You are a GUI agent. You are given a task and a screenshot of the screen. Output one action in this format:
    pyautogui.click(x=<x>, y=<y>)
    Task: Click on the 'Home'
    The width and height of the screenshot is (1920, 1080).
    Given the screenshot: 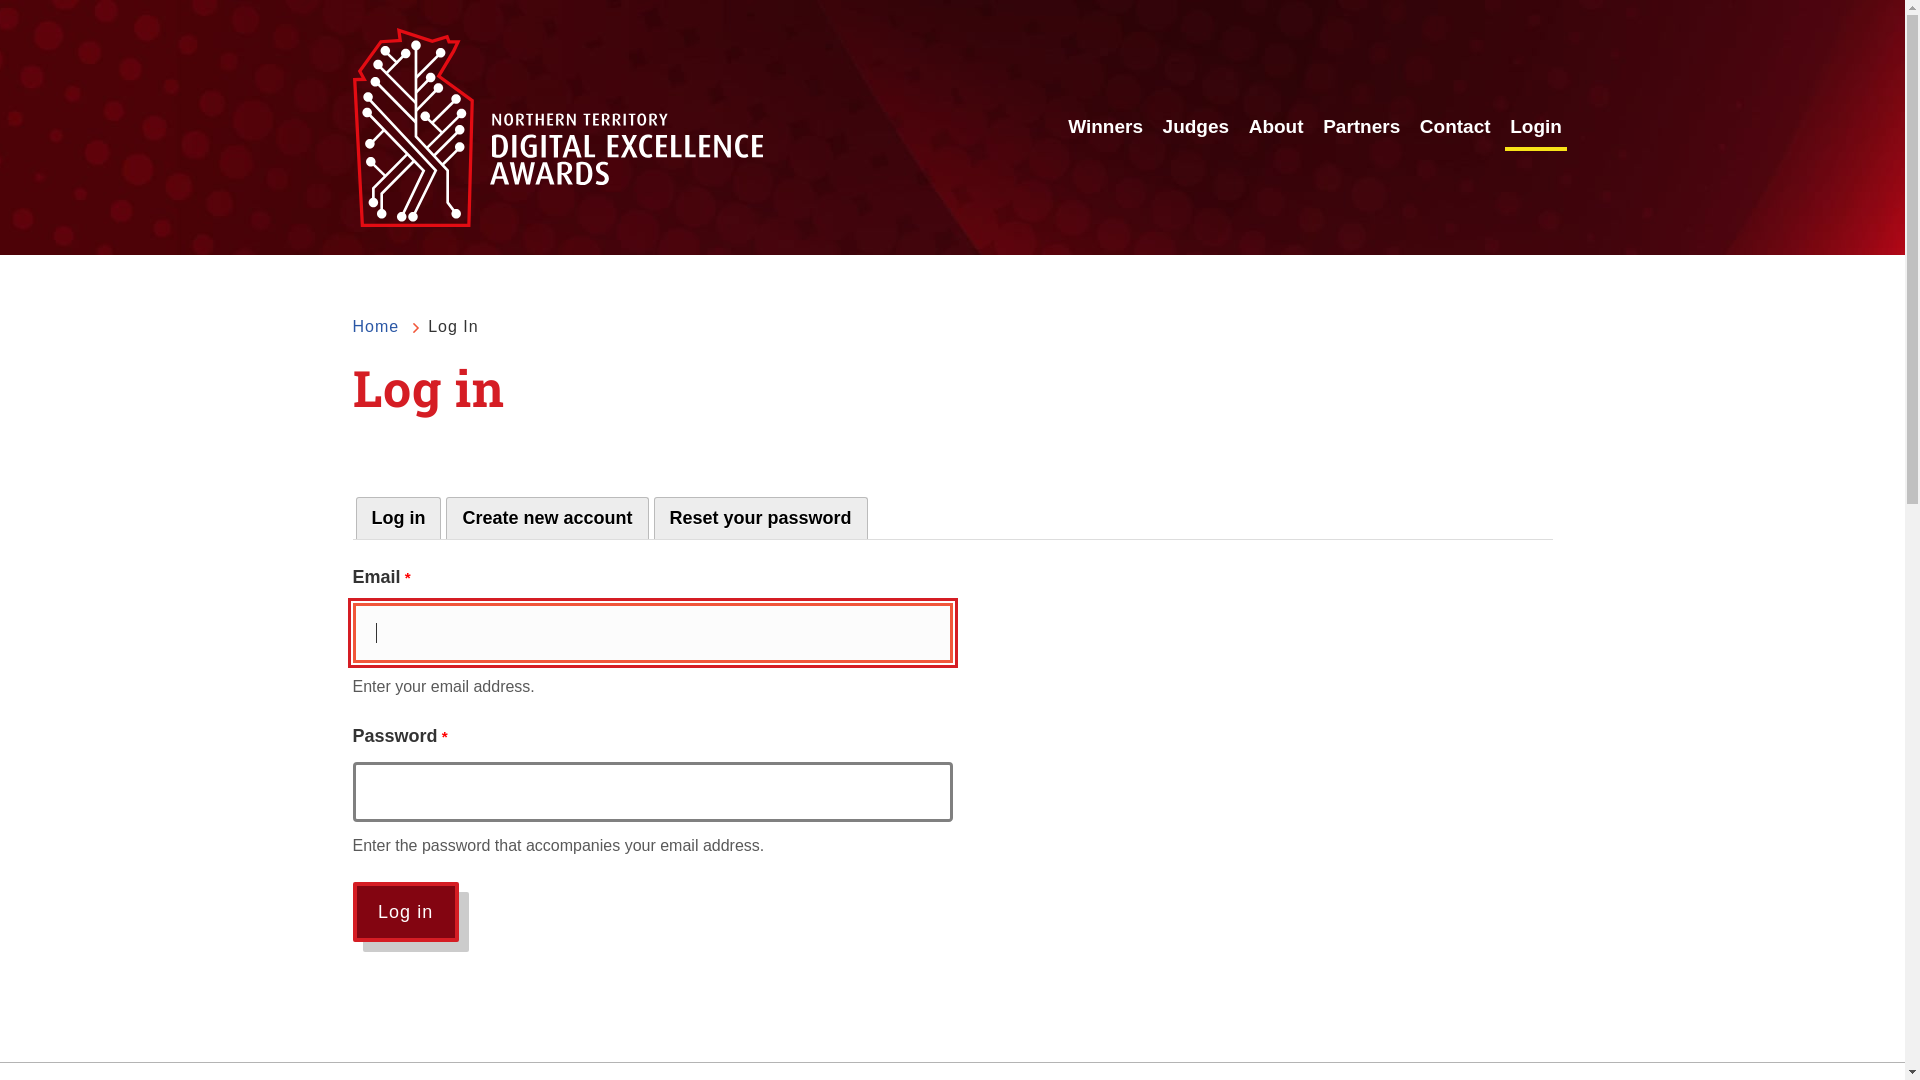 What is the action you would take?
    pyautogui.click(x=375, y=326)
    